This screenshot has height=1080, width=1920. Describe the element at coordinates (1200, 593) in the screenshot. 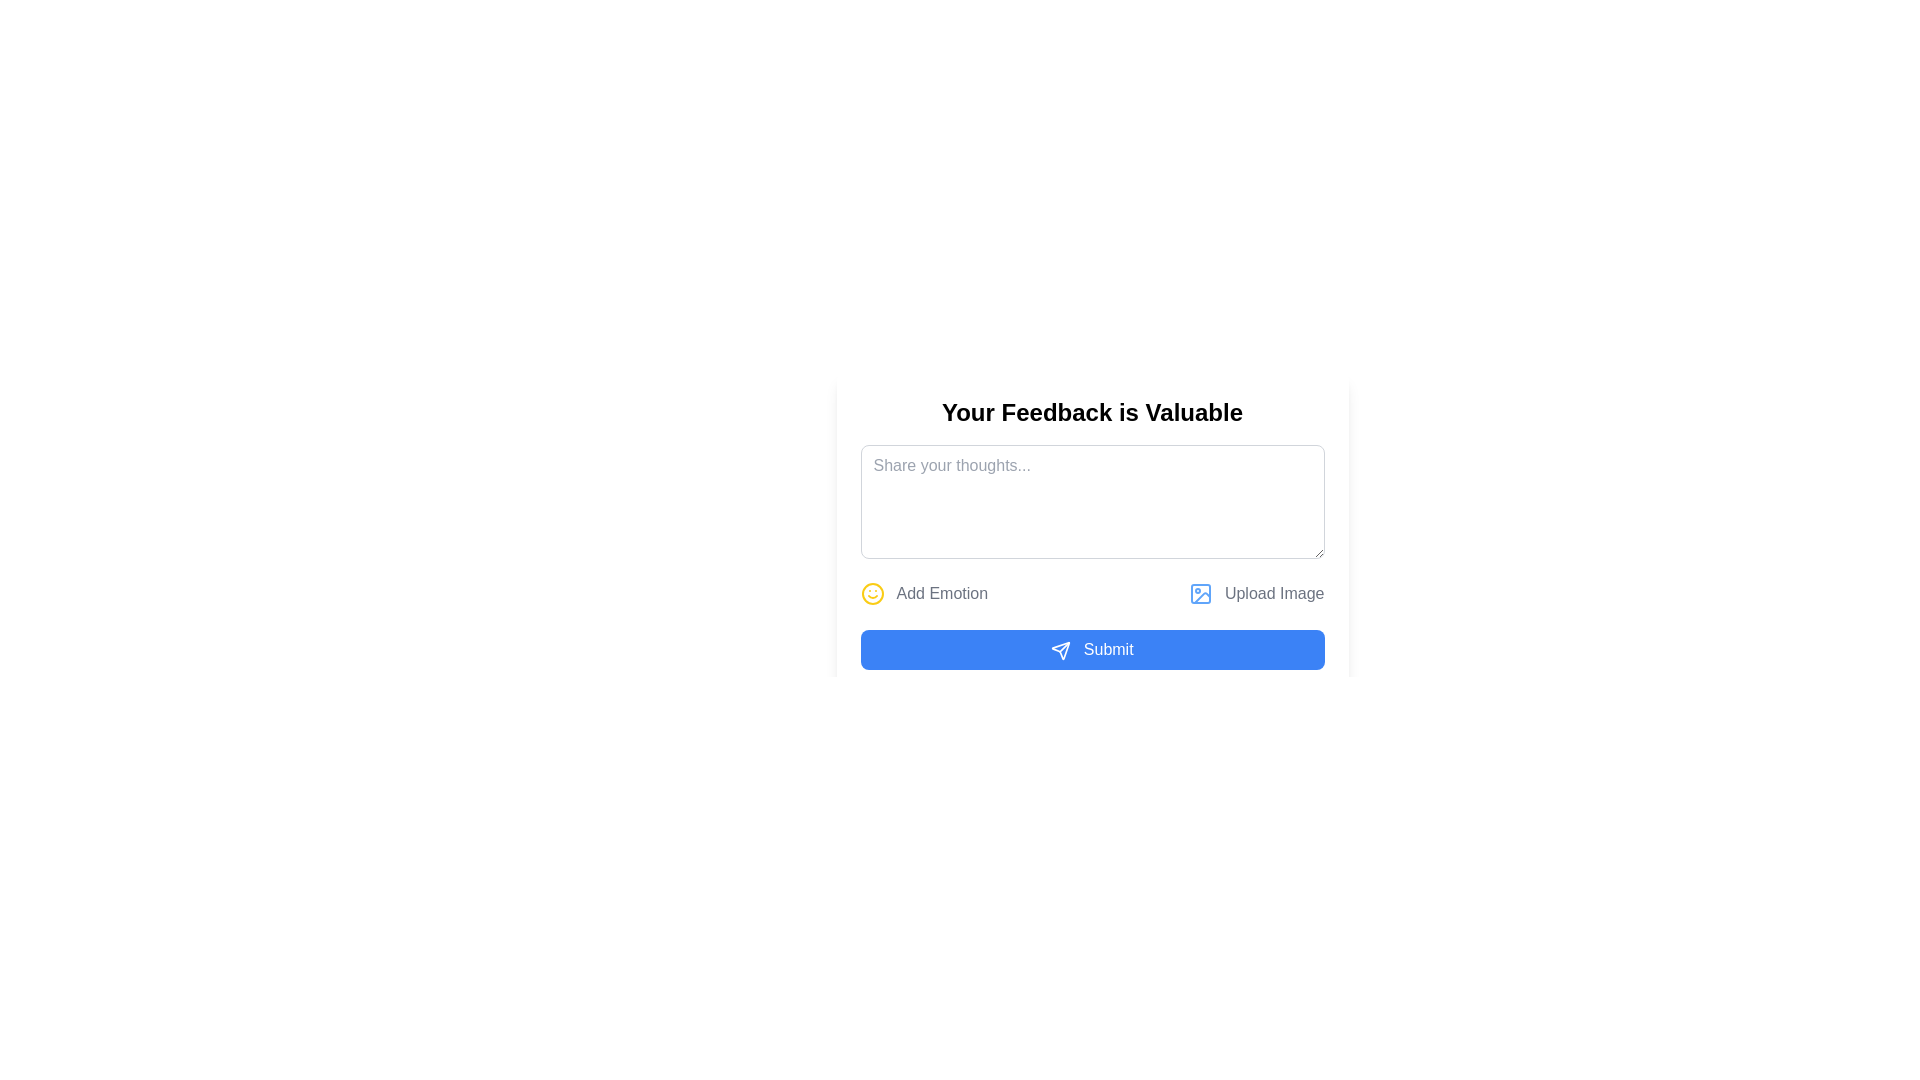

I see `the decorative rectangular graphical component with rounded corners located within the SVG icon on the right section of the toolbar under the 'Your Feedback is Valuable' form` at that location.